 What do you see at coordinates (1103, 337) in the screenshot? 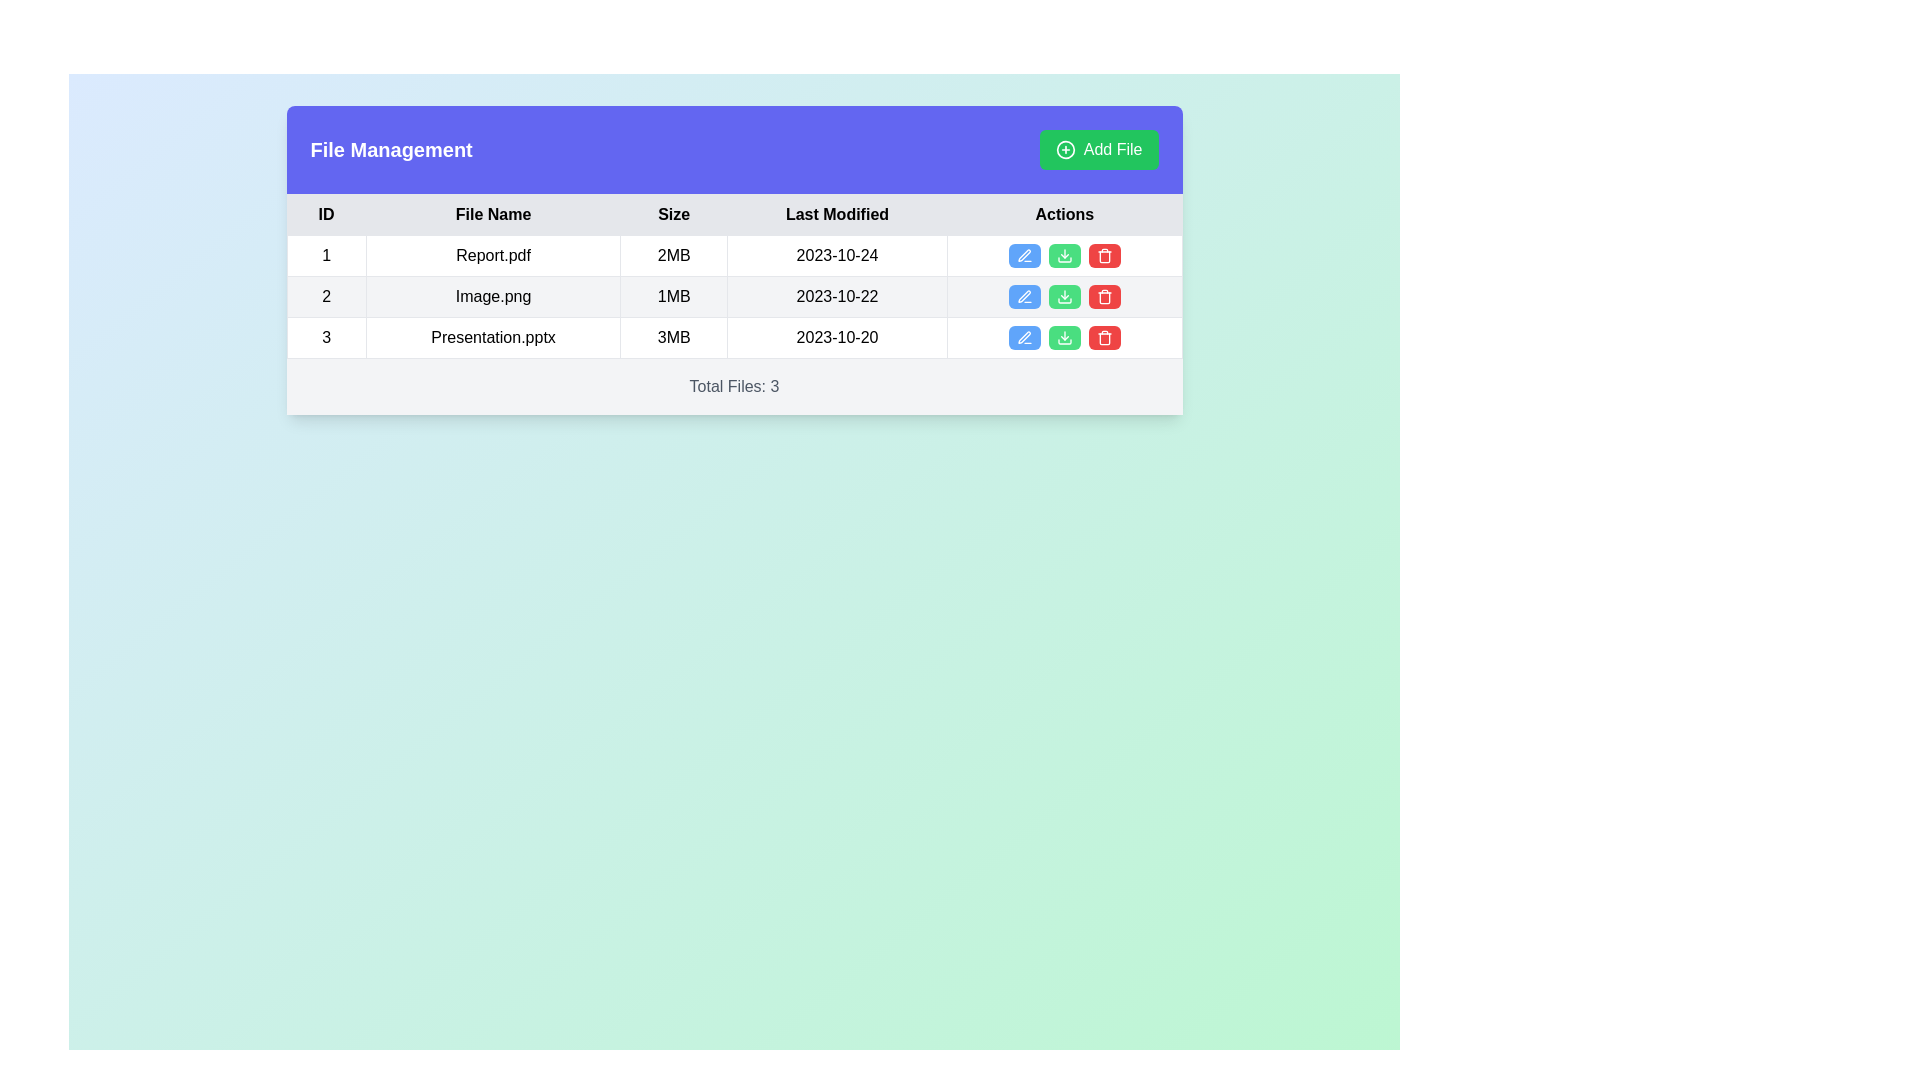
I see `the trash bin icon in the Actions column of the third row` at bounding box center [1103, 337].